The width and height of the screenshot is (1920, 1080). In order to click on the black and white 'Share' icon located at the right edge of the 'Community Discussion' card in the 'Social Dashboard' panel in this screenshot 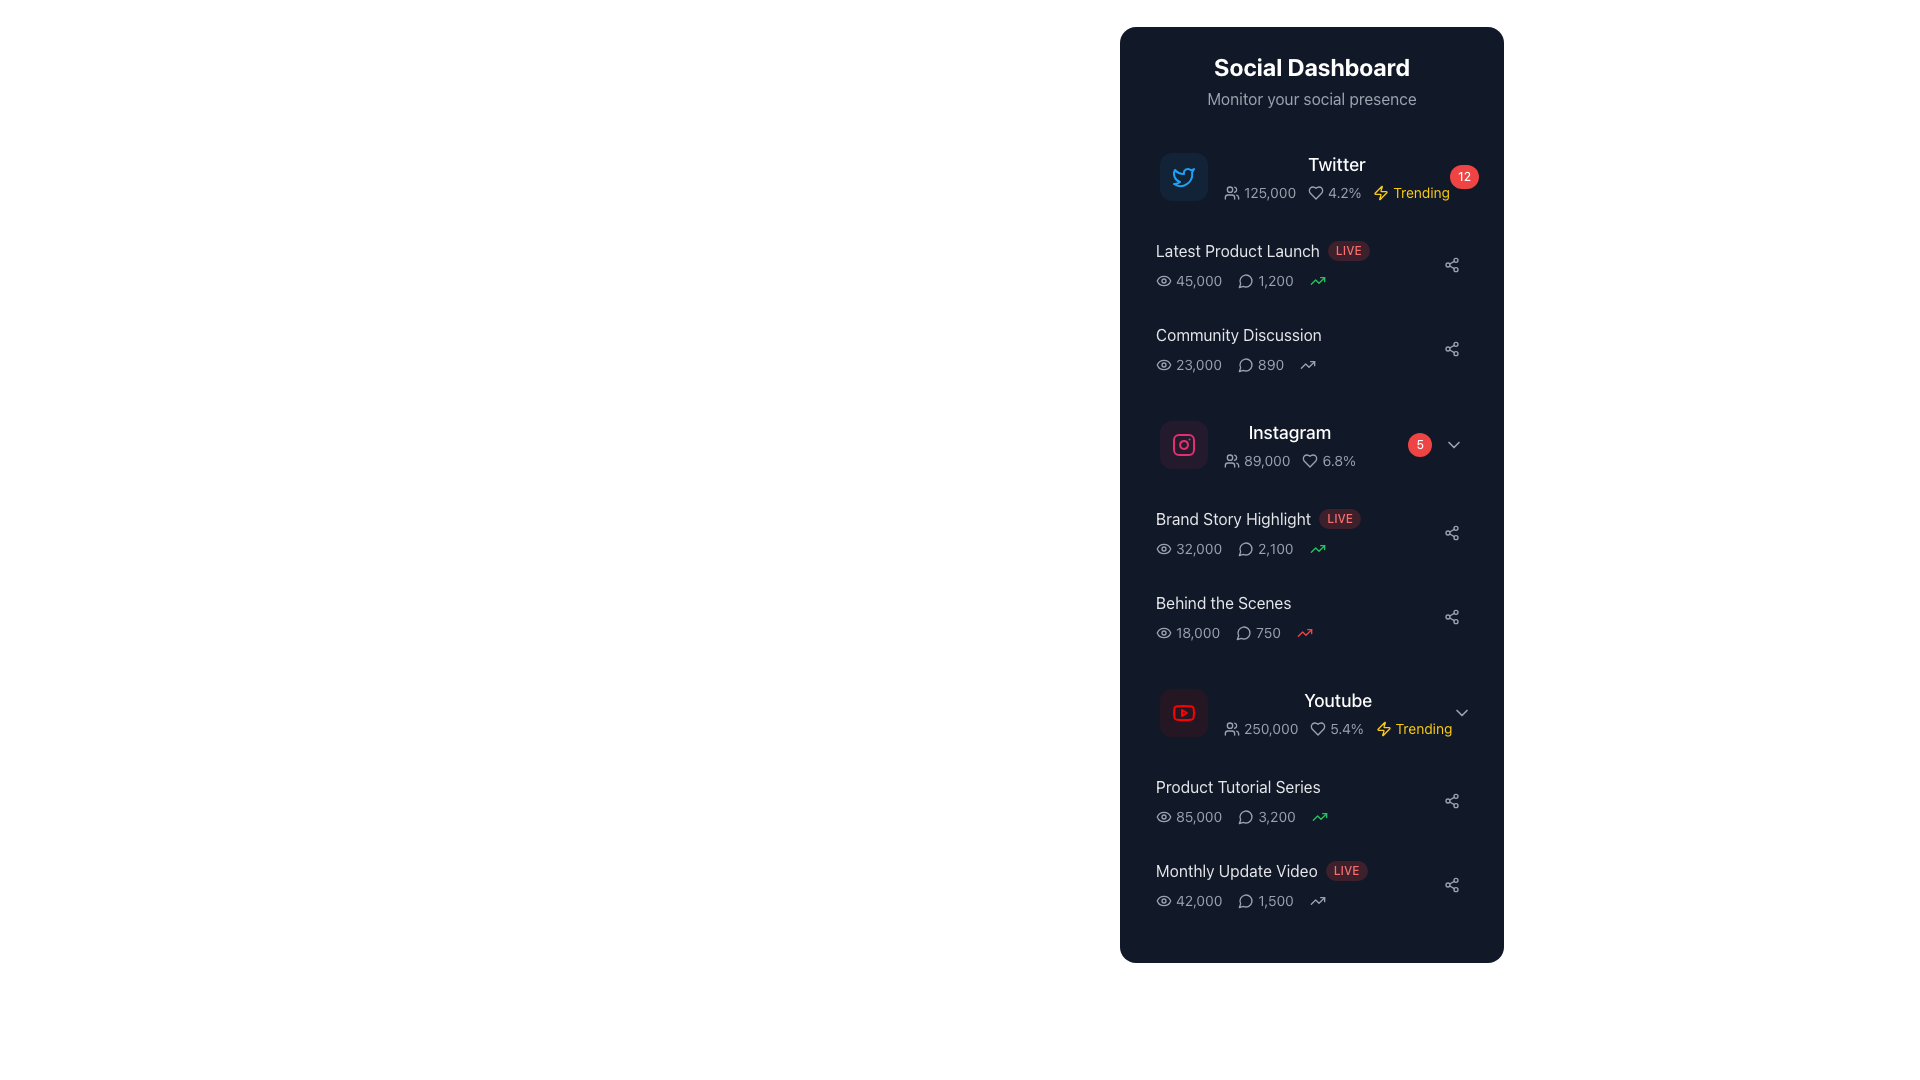, I will do `click(1451, 883)`.